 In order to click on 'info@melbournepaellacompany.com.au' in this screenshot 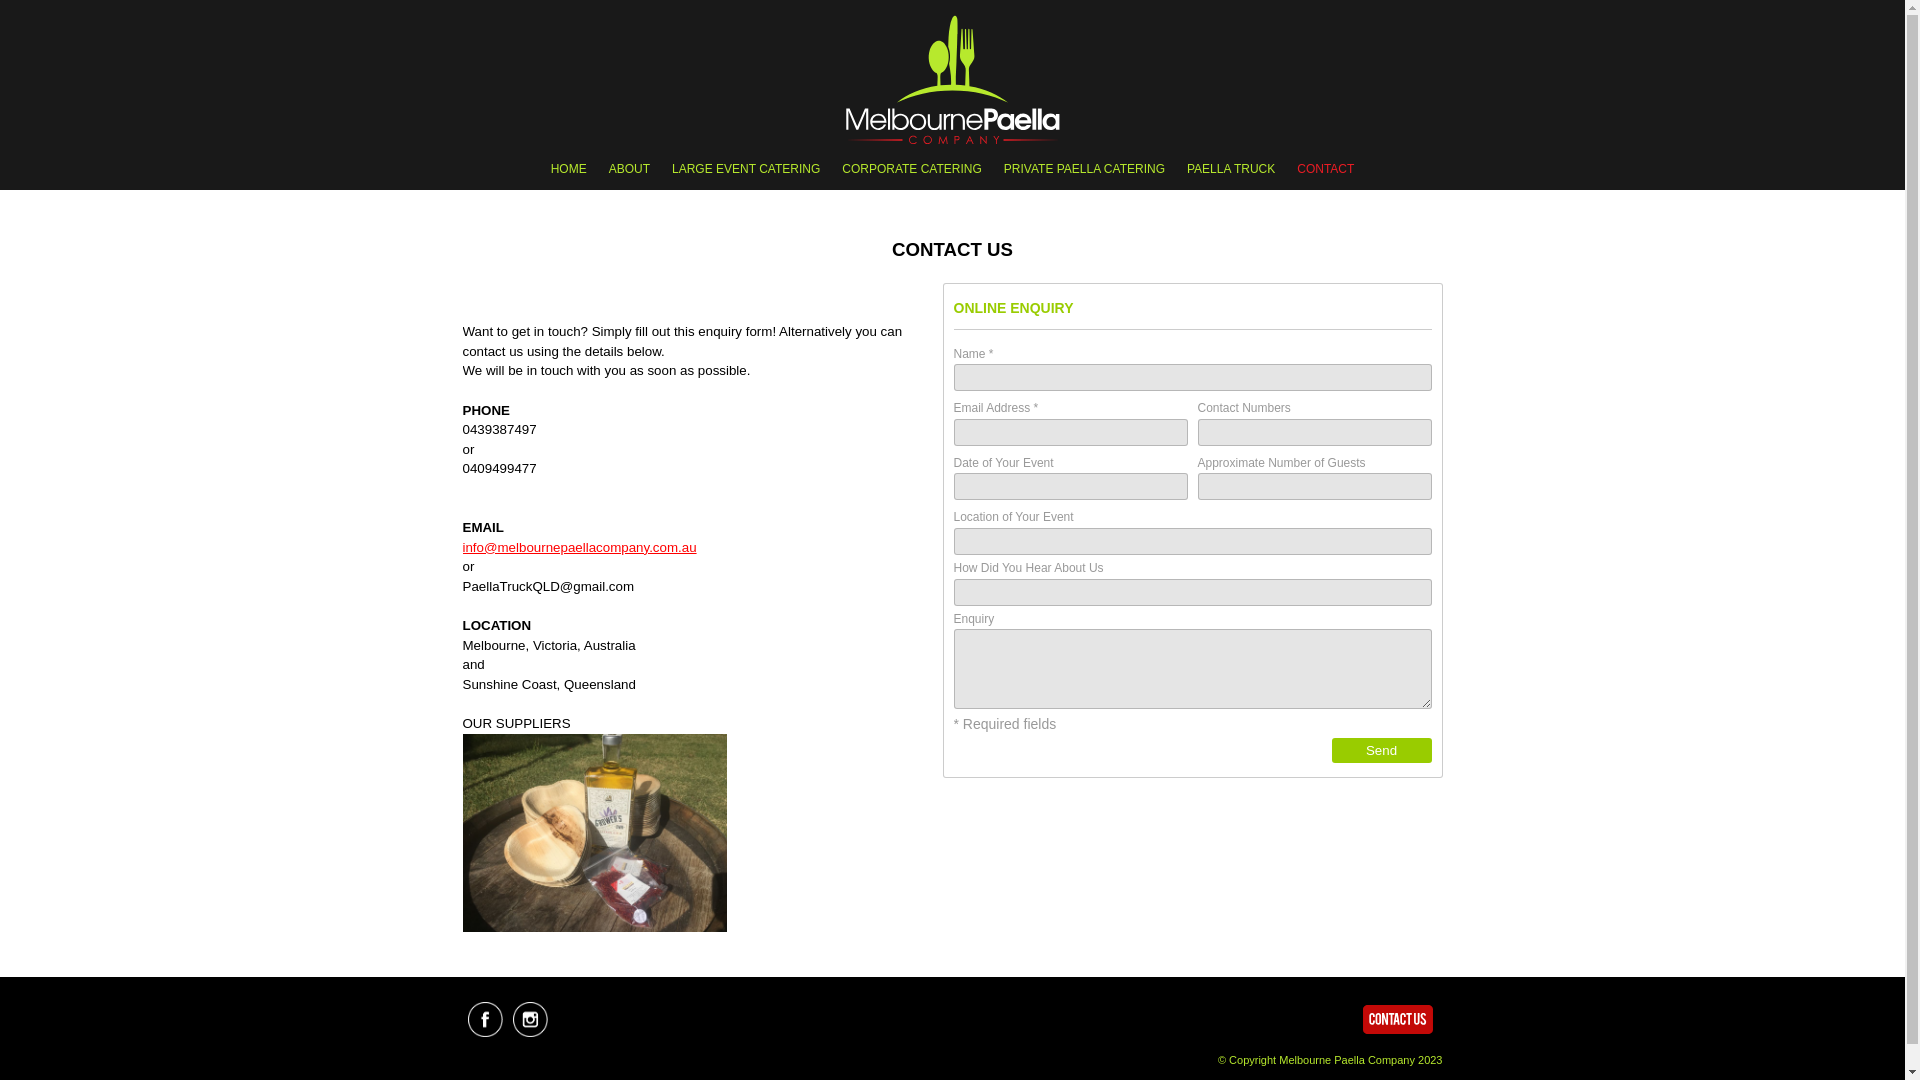, I will do `click(578, 547)`.